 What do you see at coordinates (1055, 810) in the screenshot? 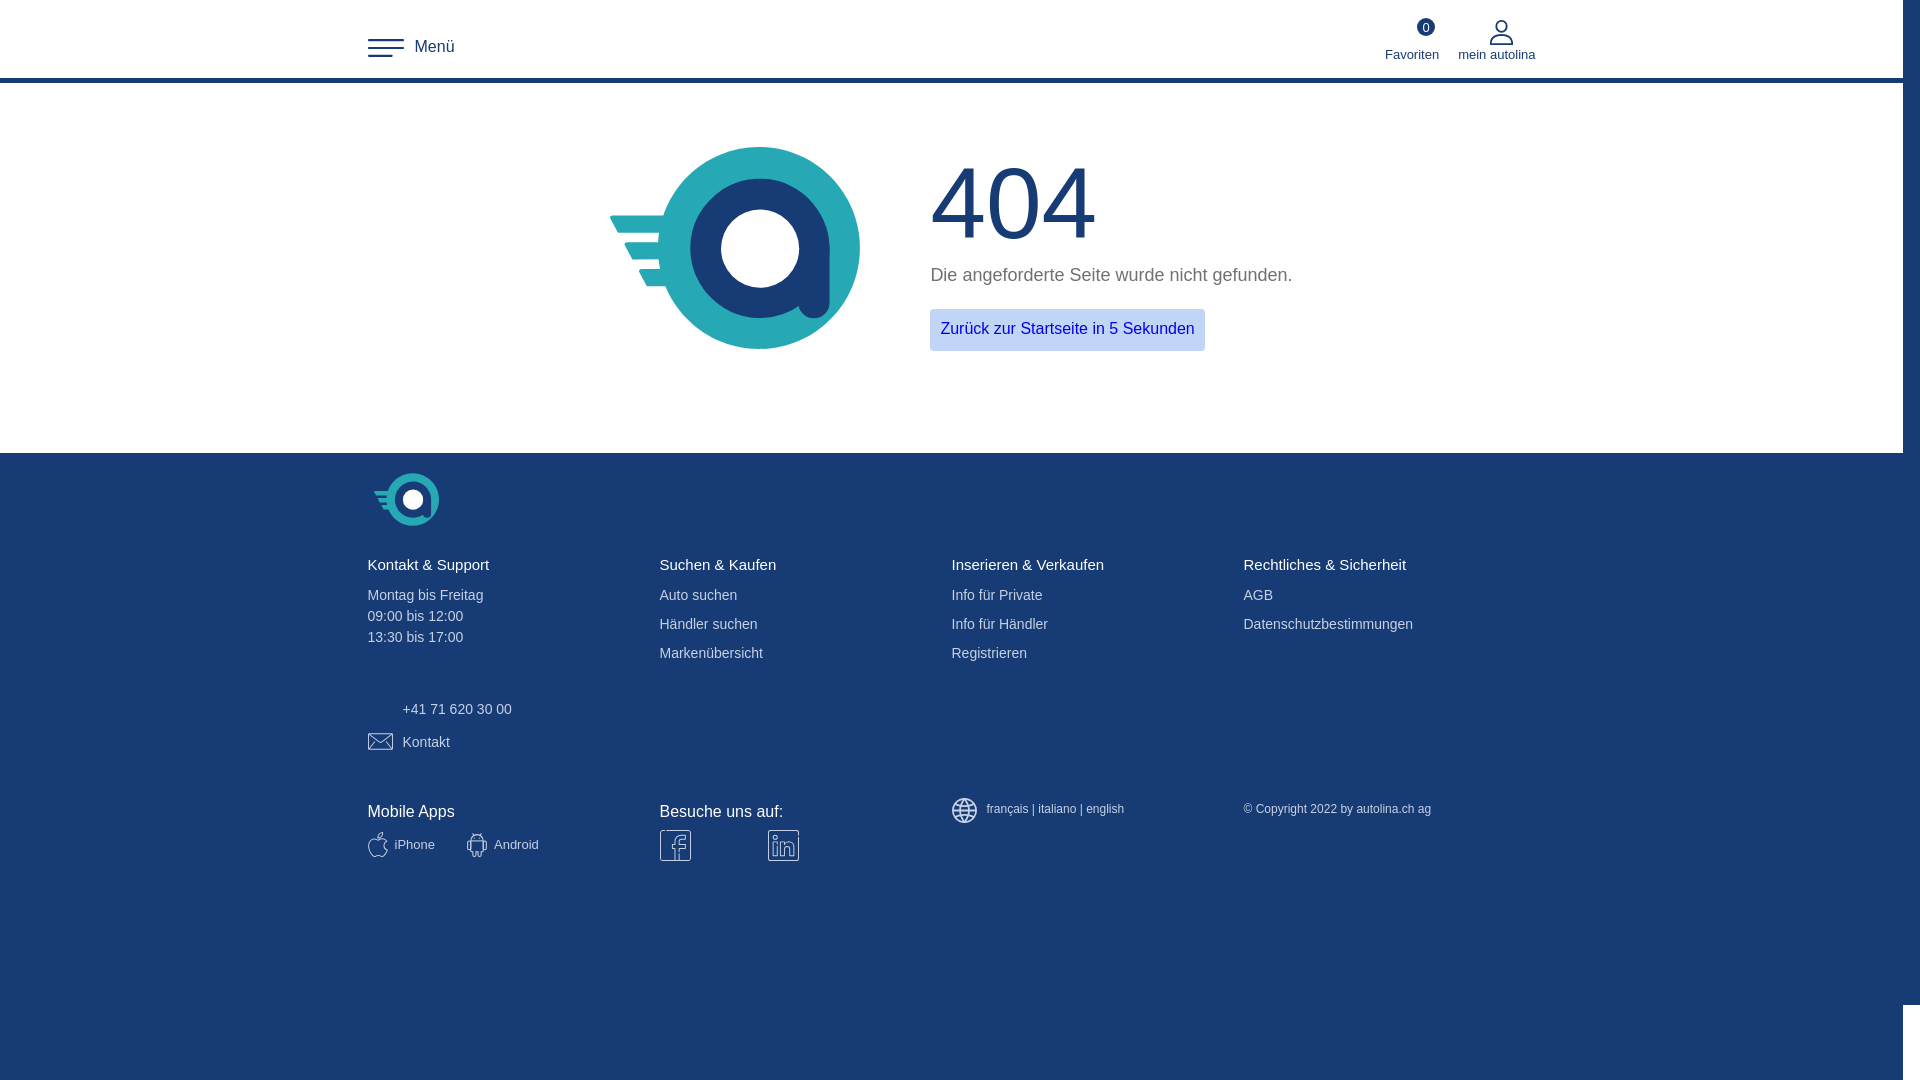
I see `'italiano'` at bounding box center [1055, 810].